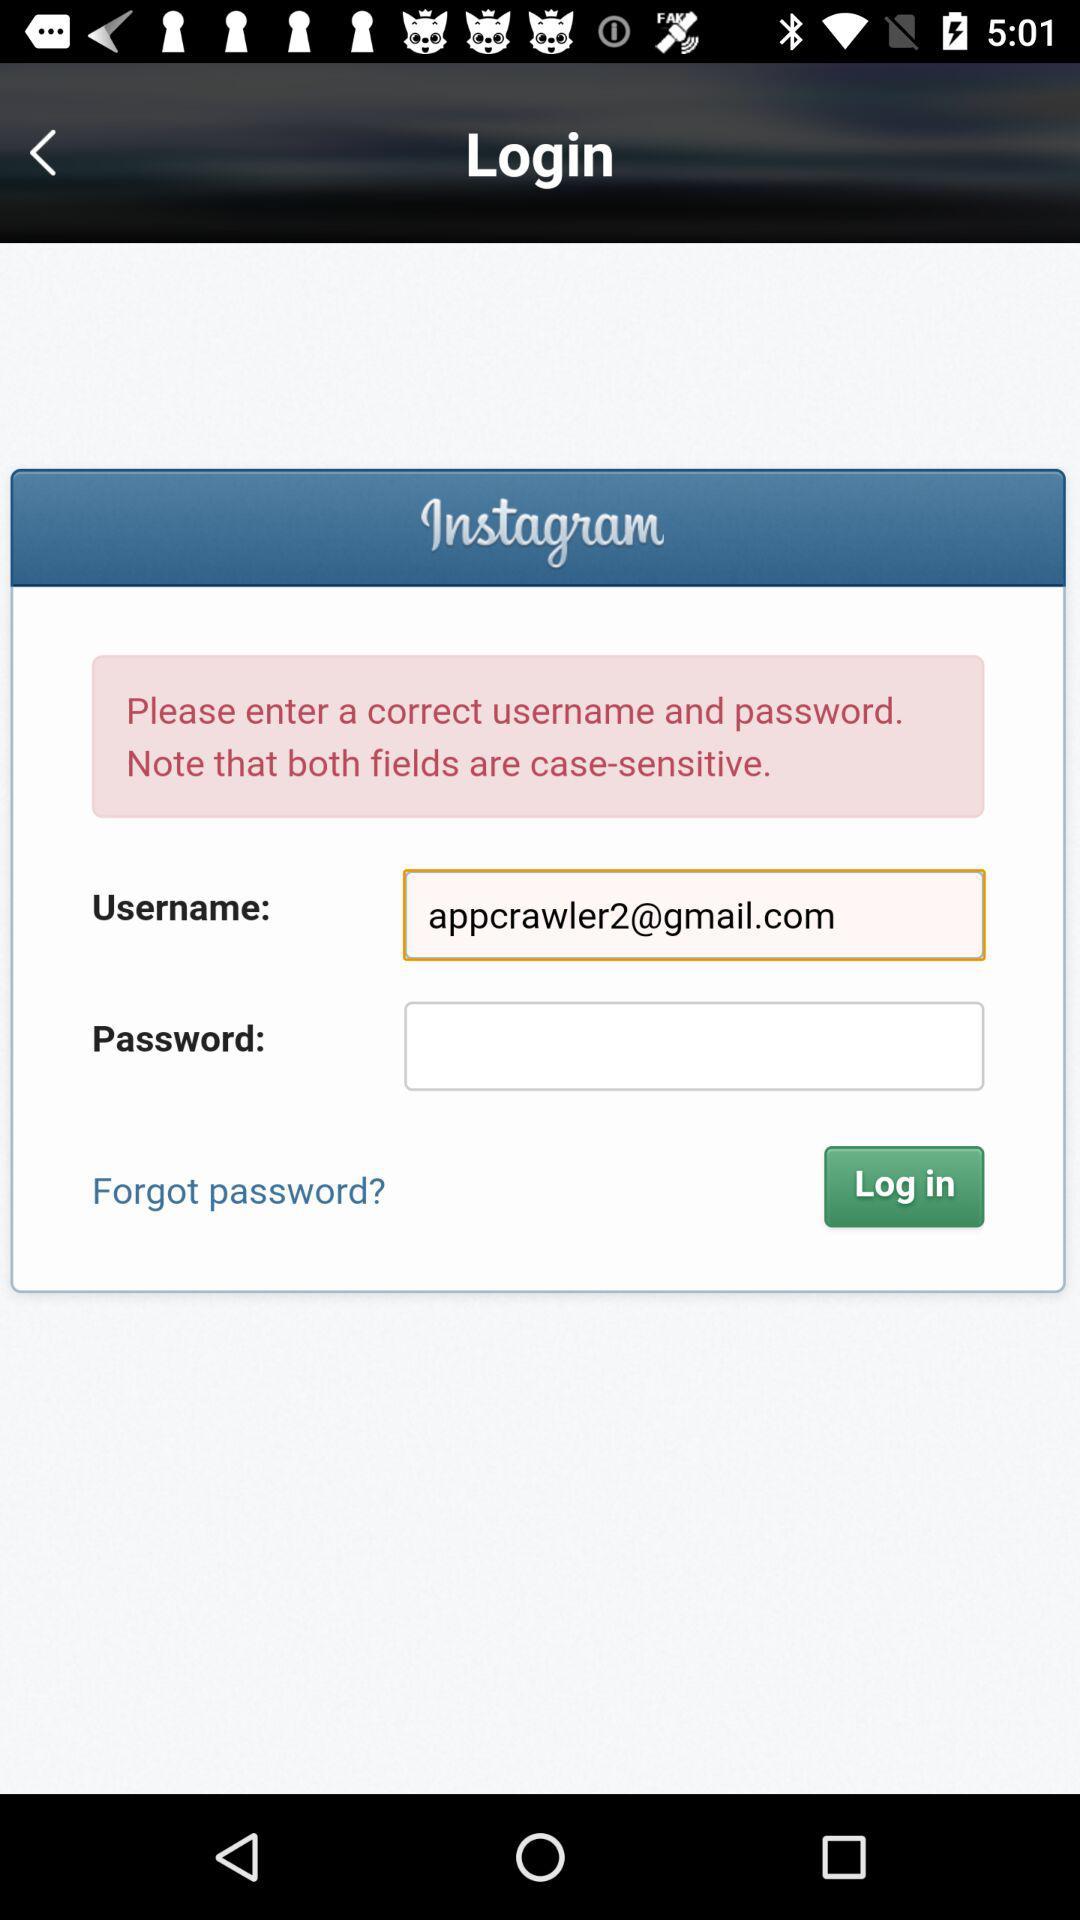 The width and height of the screenshot is (1080, 1920). Describe the element at coordinates (540, 1018) in the screenshot. I see `password` at that location.